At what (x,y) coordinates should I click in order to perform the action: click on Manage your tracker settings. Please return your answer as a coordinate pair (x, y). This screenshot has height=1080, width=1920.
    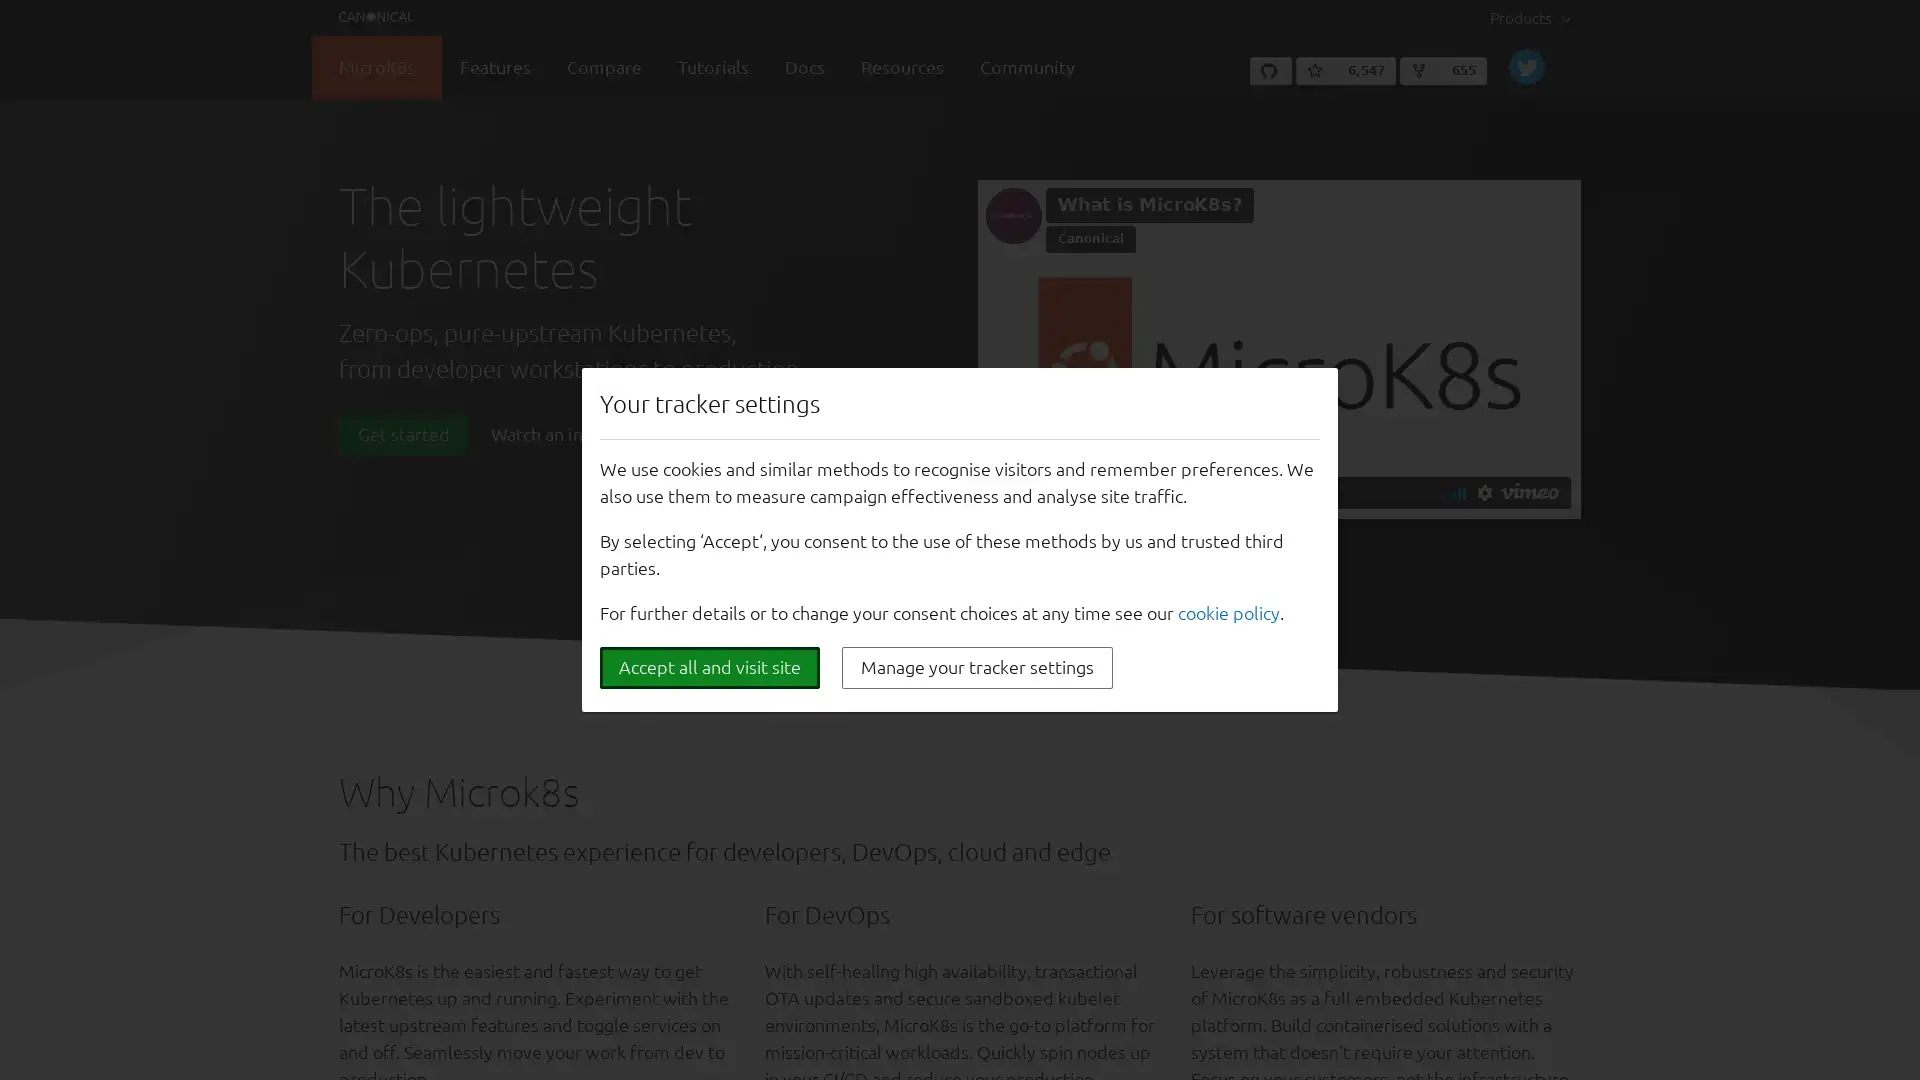
    Looking at the image, I should click on (977, 667).